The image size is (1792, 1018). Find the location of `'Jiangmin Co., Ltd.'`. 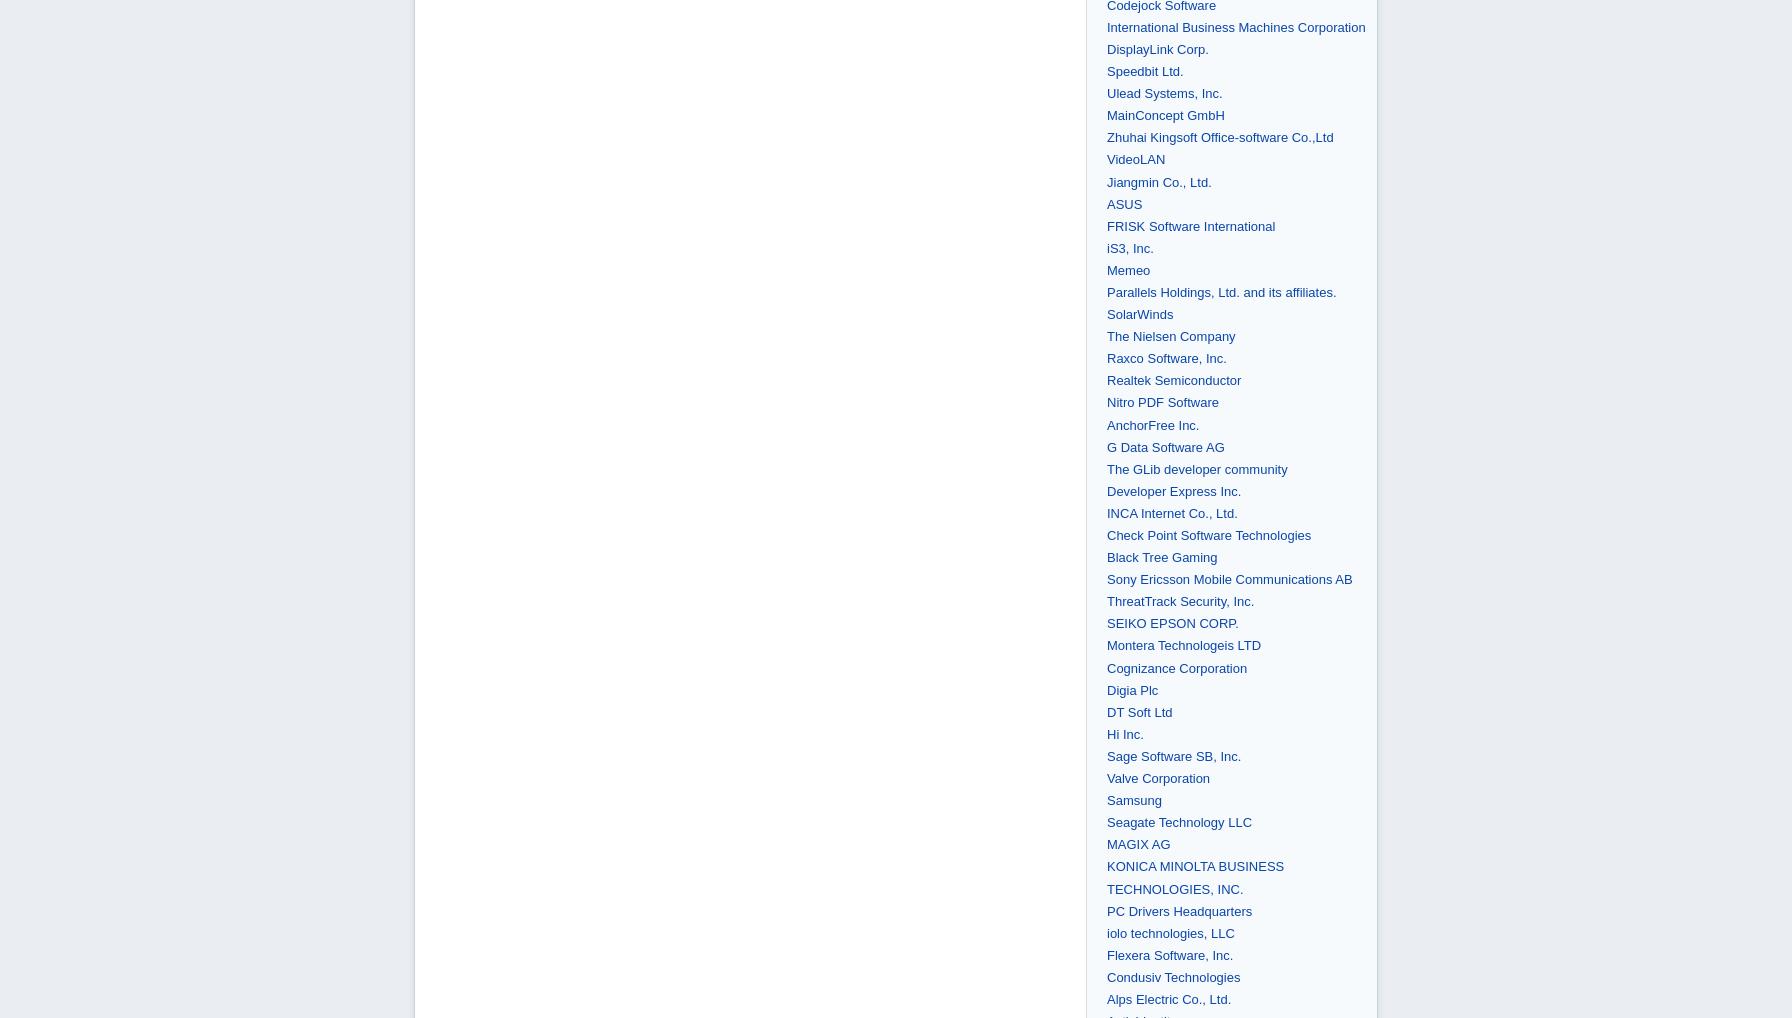

'Jiangmin Co., Ltd.' is located at coordinates (1159, 181).